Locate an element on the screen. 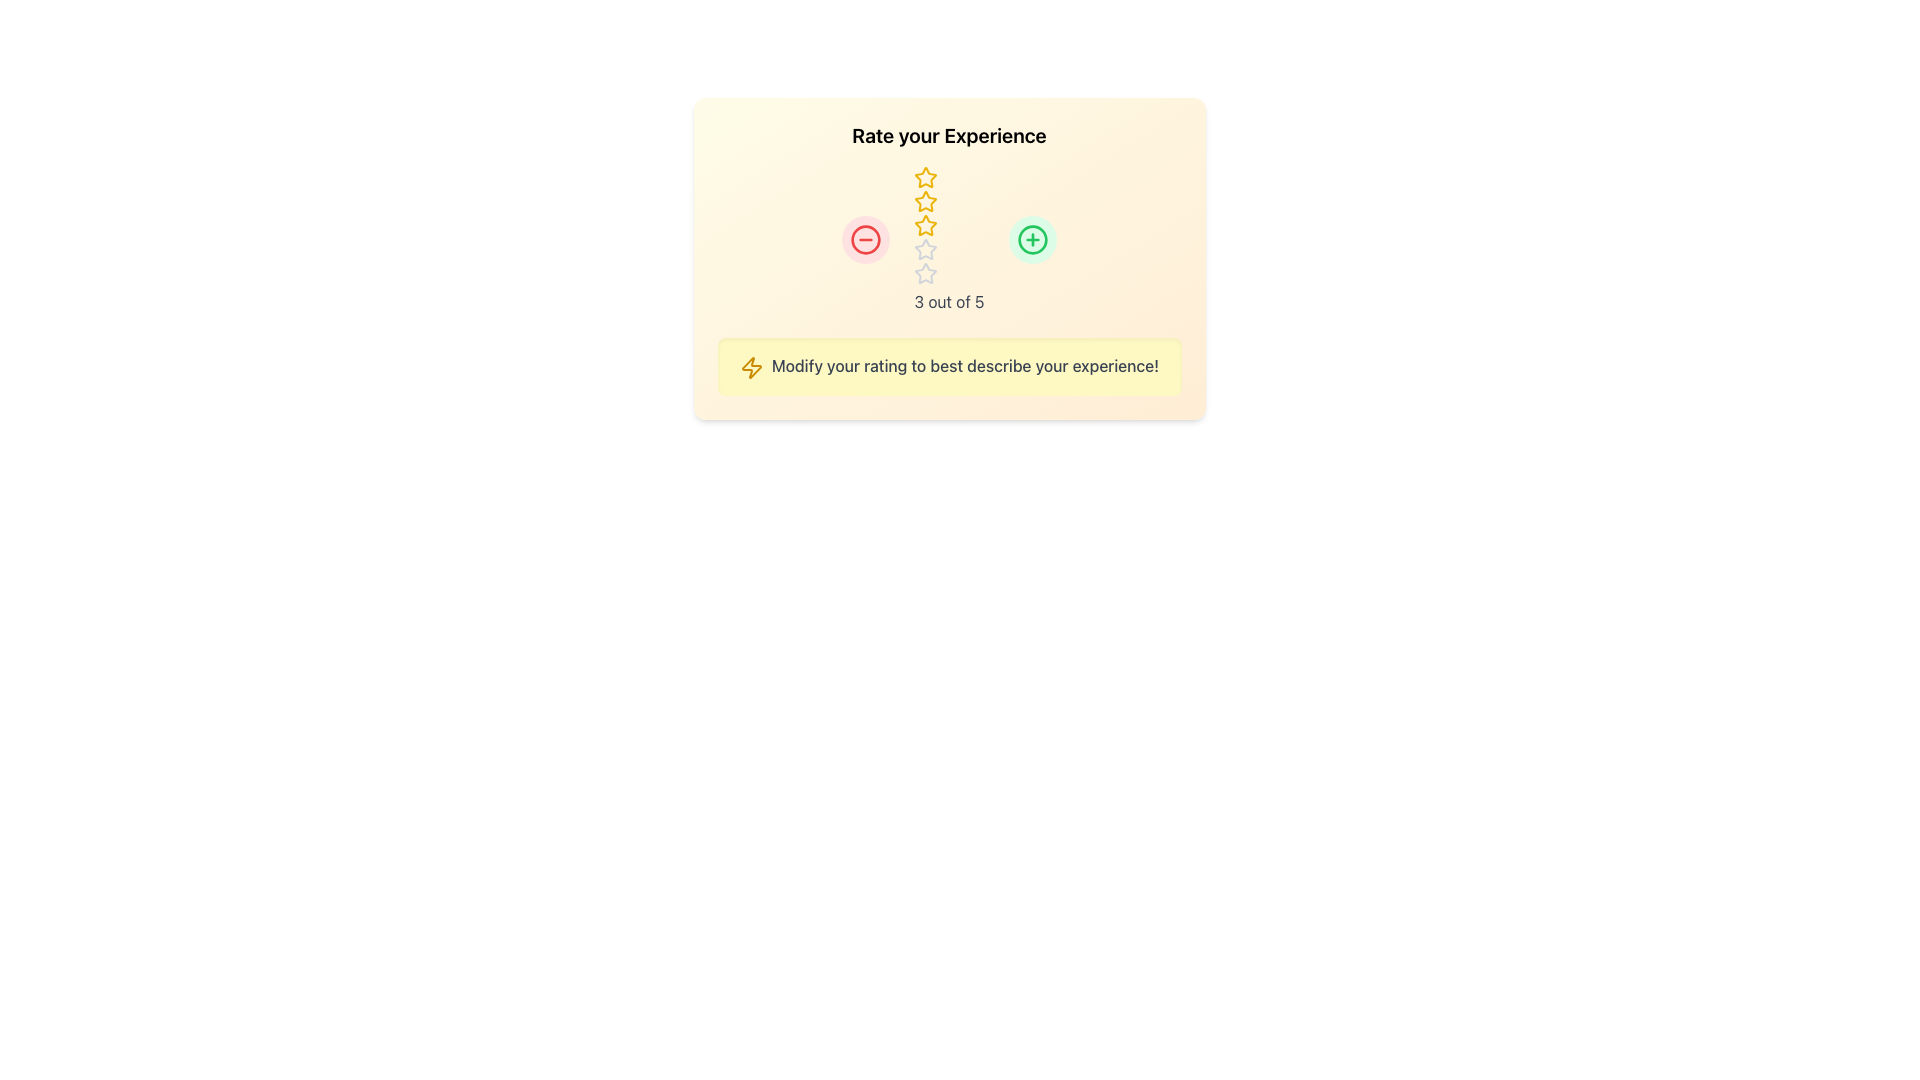 This screenshot has height=1080, width=1920. the third hollow star icon in the 5-star rating system is located at coordinates (925, 248).